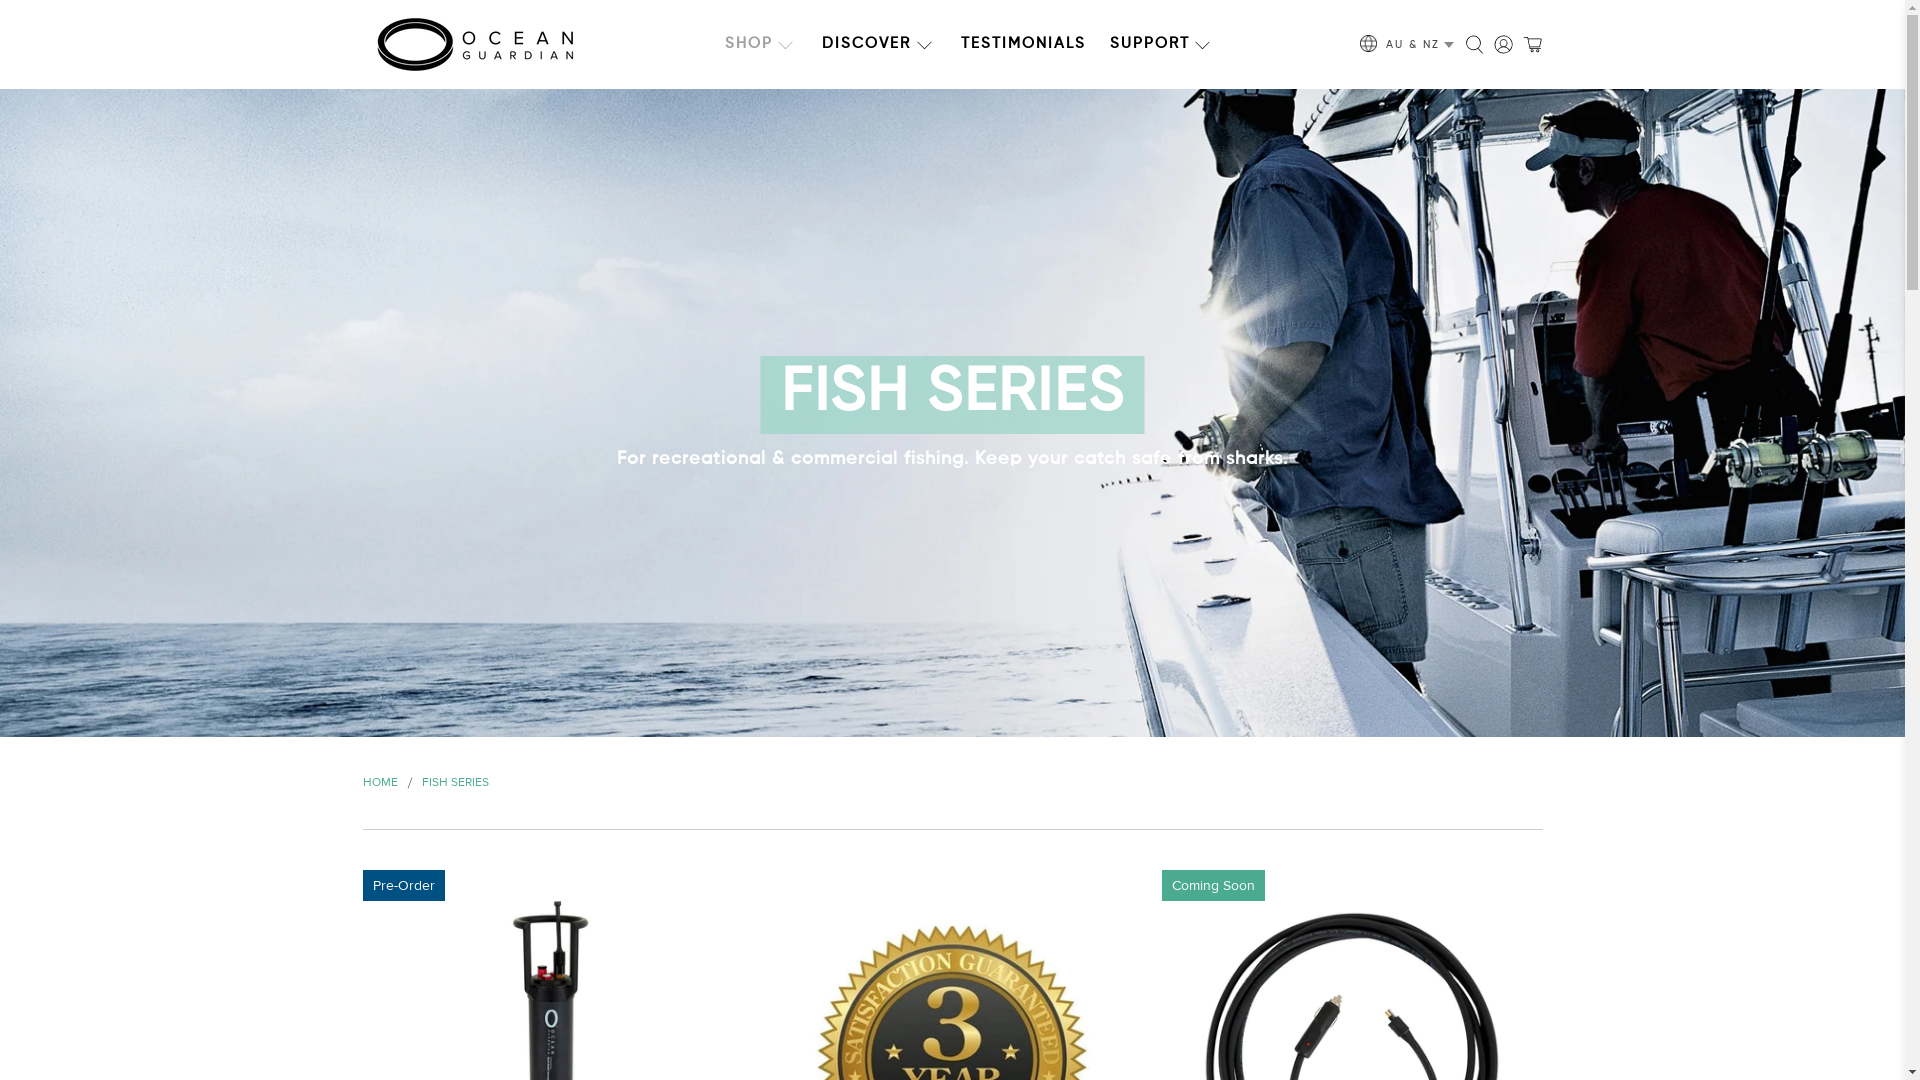 The image size is (1920, 1080). What do you see at coordinates (761, 44) in the screenshot?
I see `'SHOP'` at bounding box center [761, 44].